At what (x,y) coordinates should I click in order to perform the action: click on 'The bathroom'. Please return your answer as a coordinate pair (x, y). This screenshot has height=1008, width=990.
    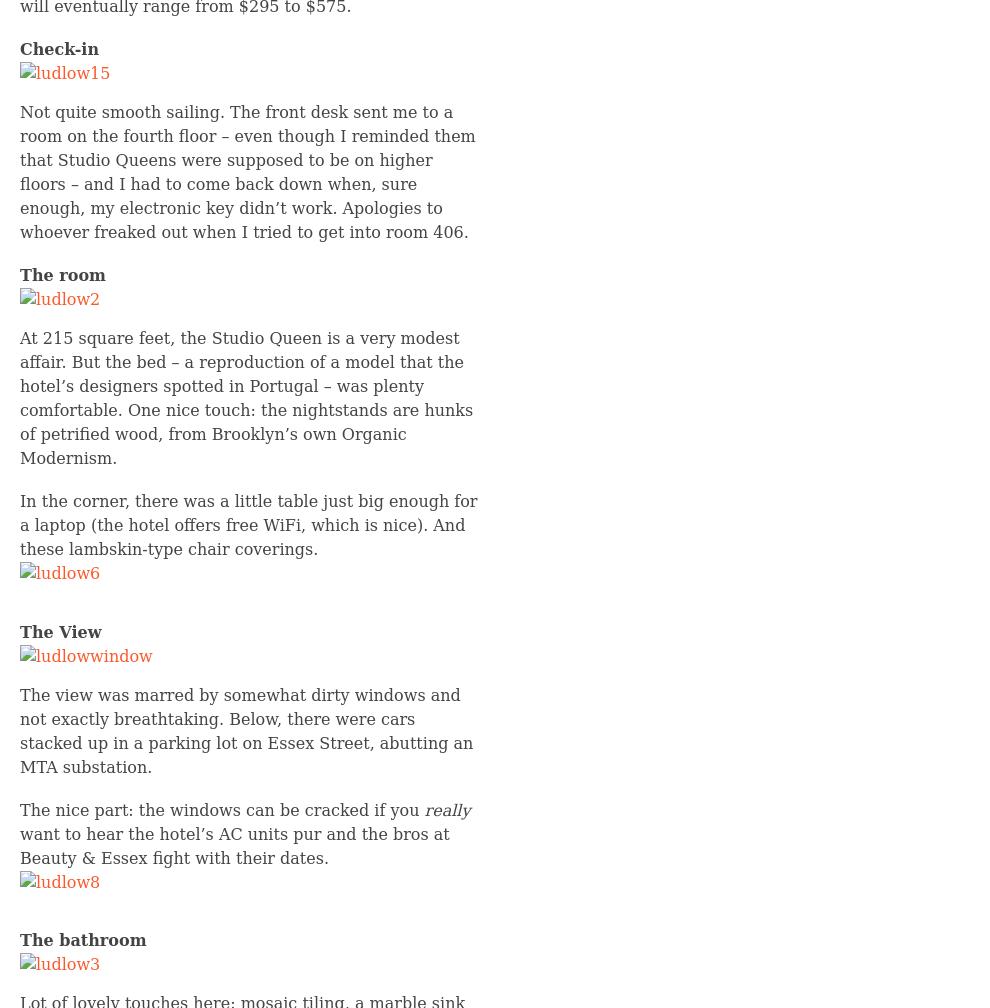
    Looking at the image, I should click on (18, 939).